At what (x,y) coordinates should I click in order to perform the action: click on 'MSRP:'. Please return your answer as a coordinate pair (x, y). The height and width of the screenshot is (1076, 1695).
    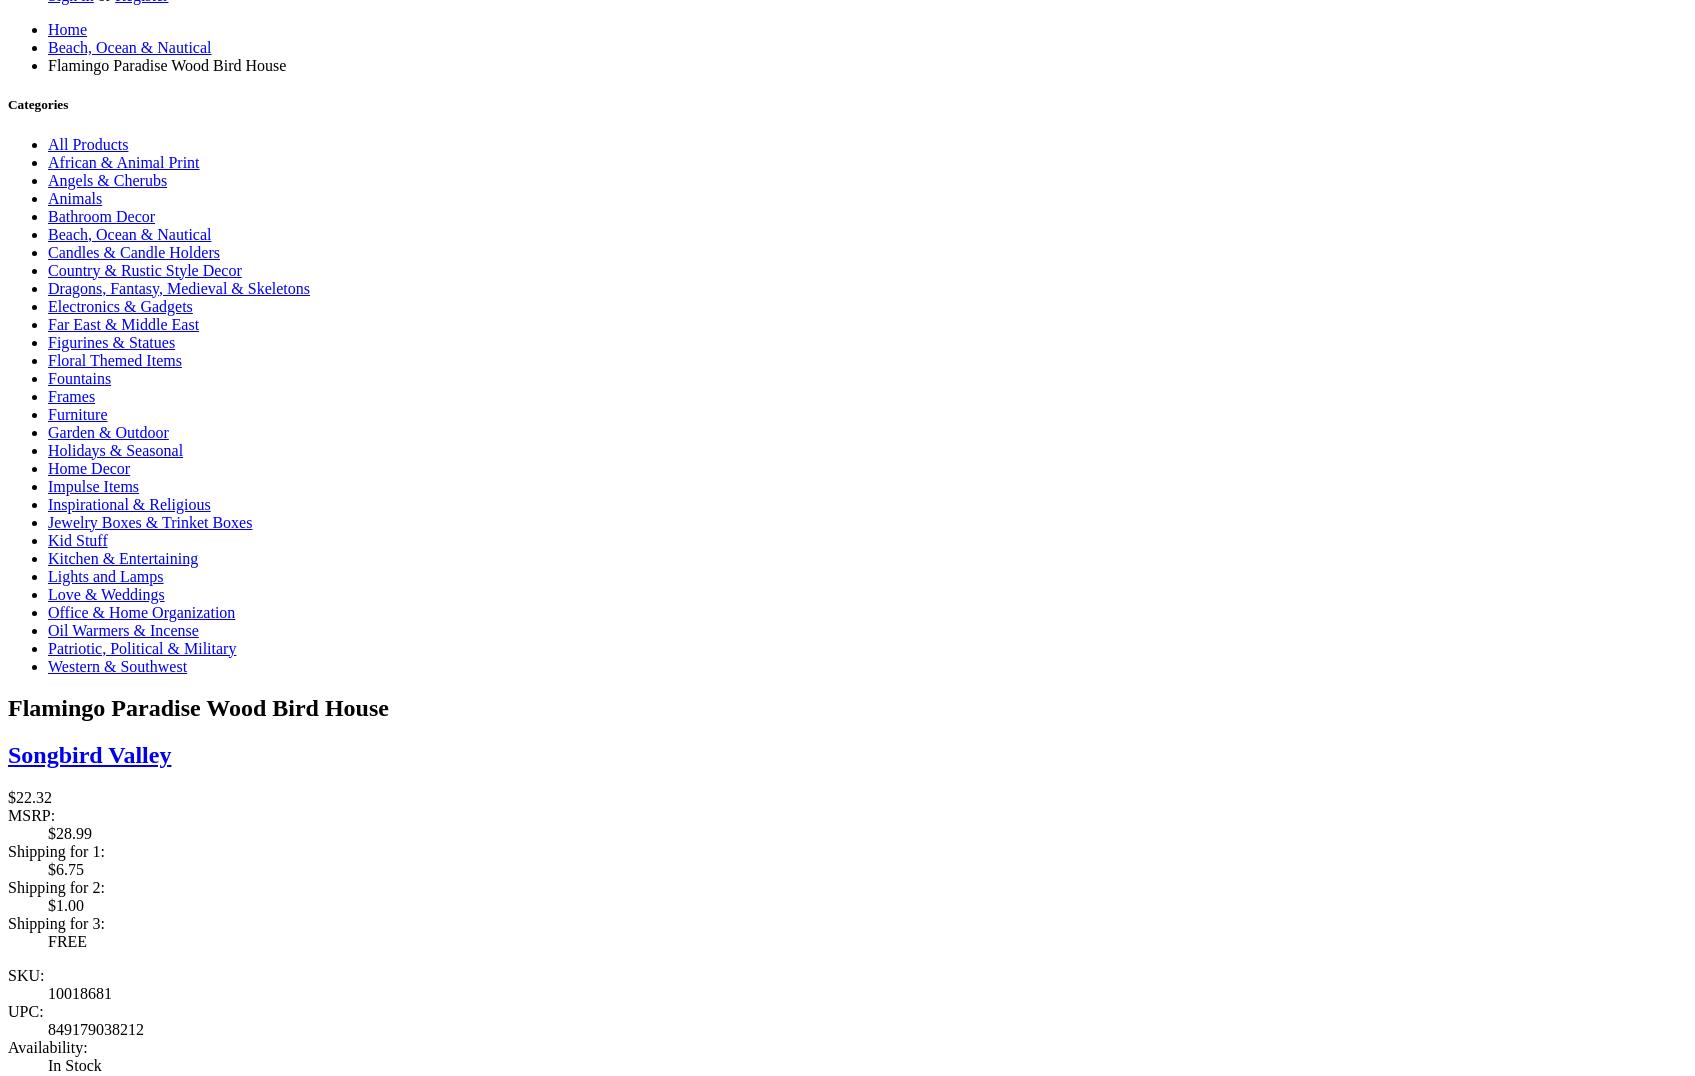
    Looking at the image, I should click on (7, 814).